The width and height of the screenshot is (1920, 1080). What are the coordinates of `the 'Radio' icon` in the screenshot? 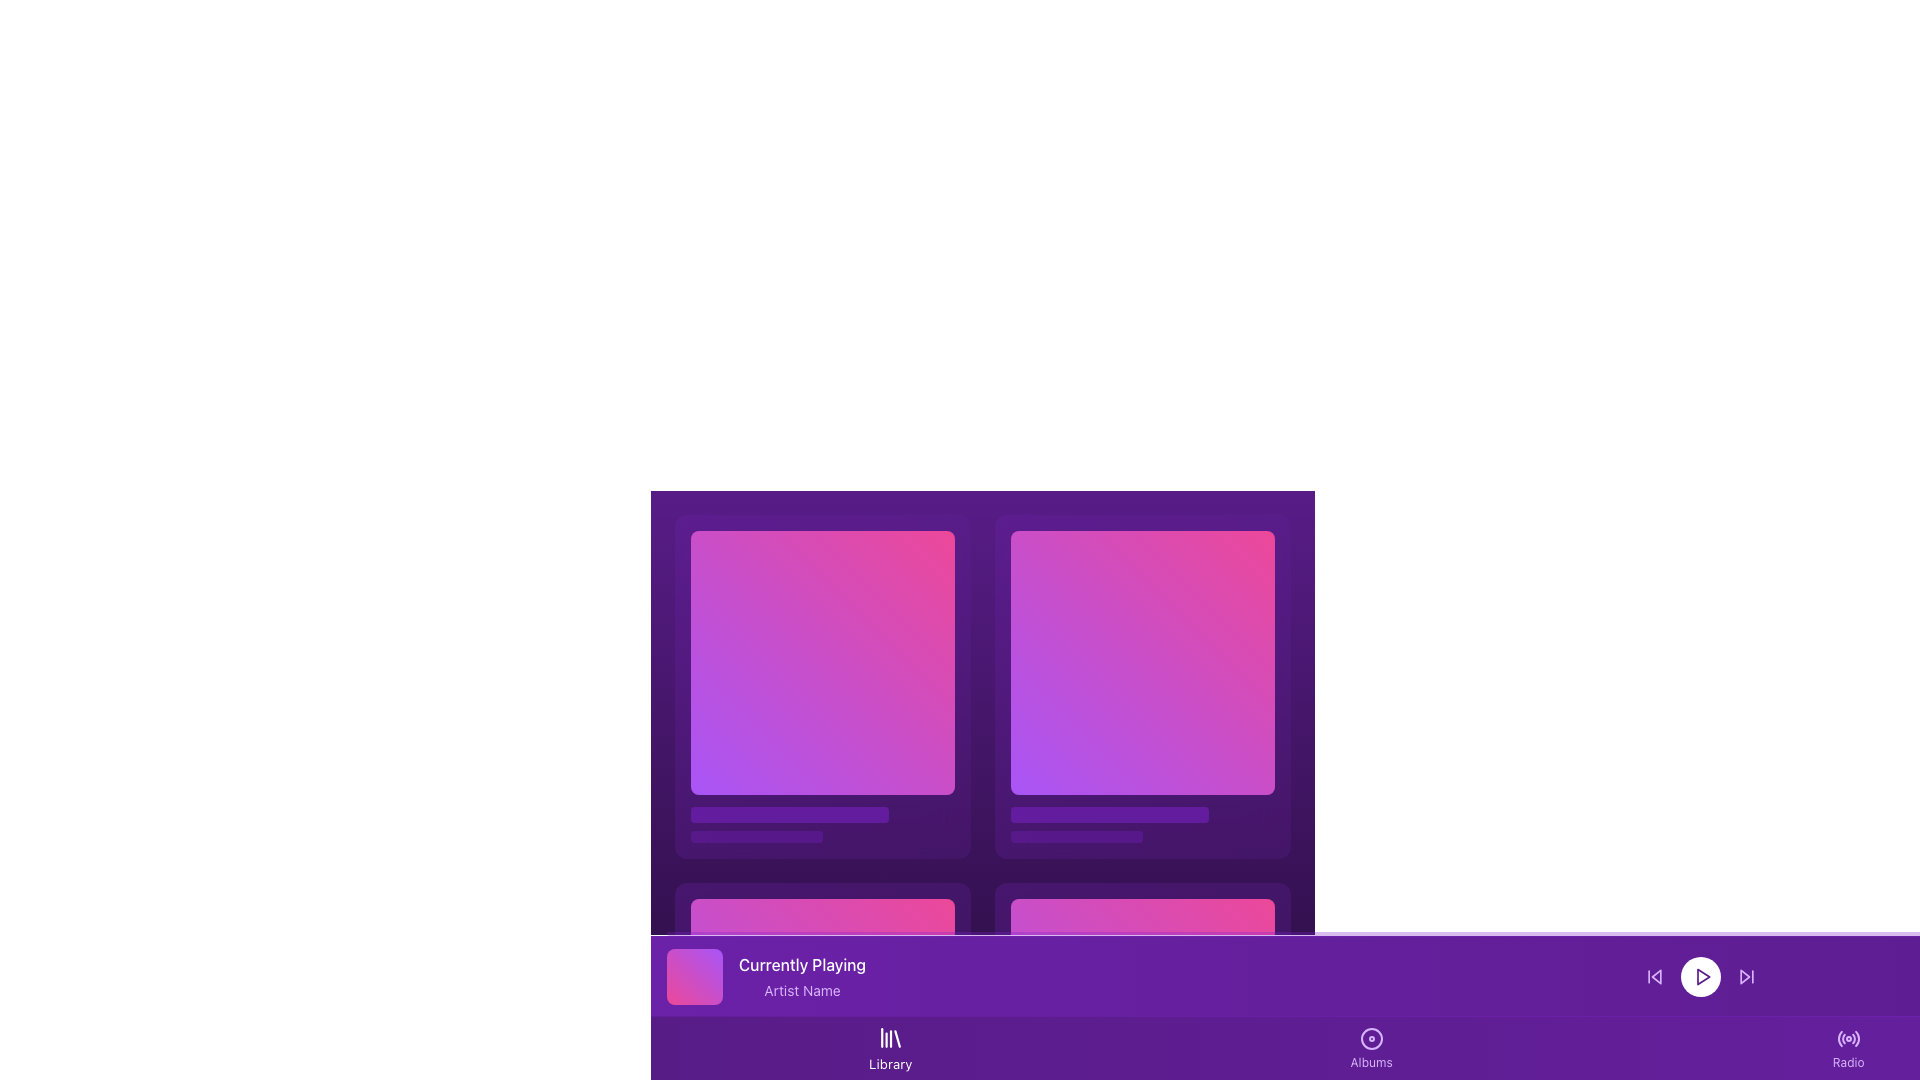 It's located at (1847, 1037).